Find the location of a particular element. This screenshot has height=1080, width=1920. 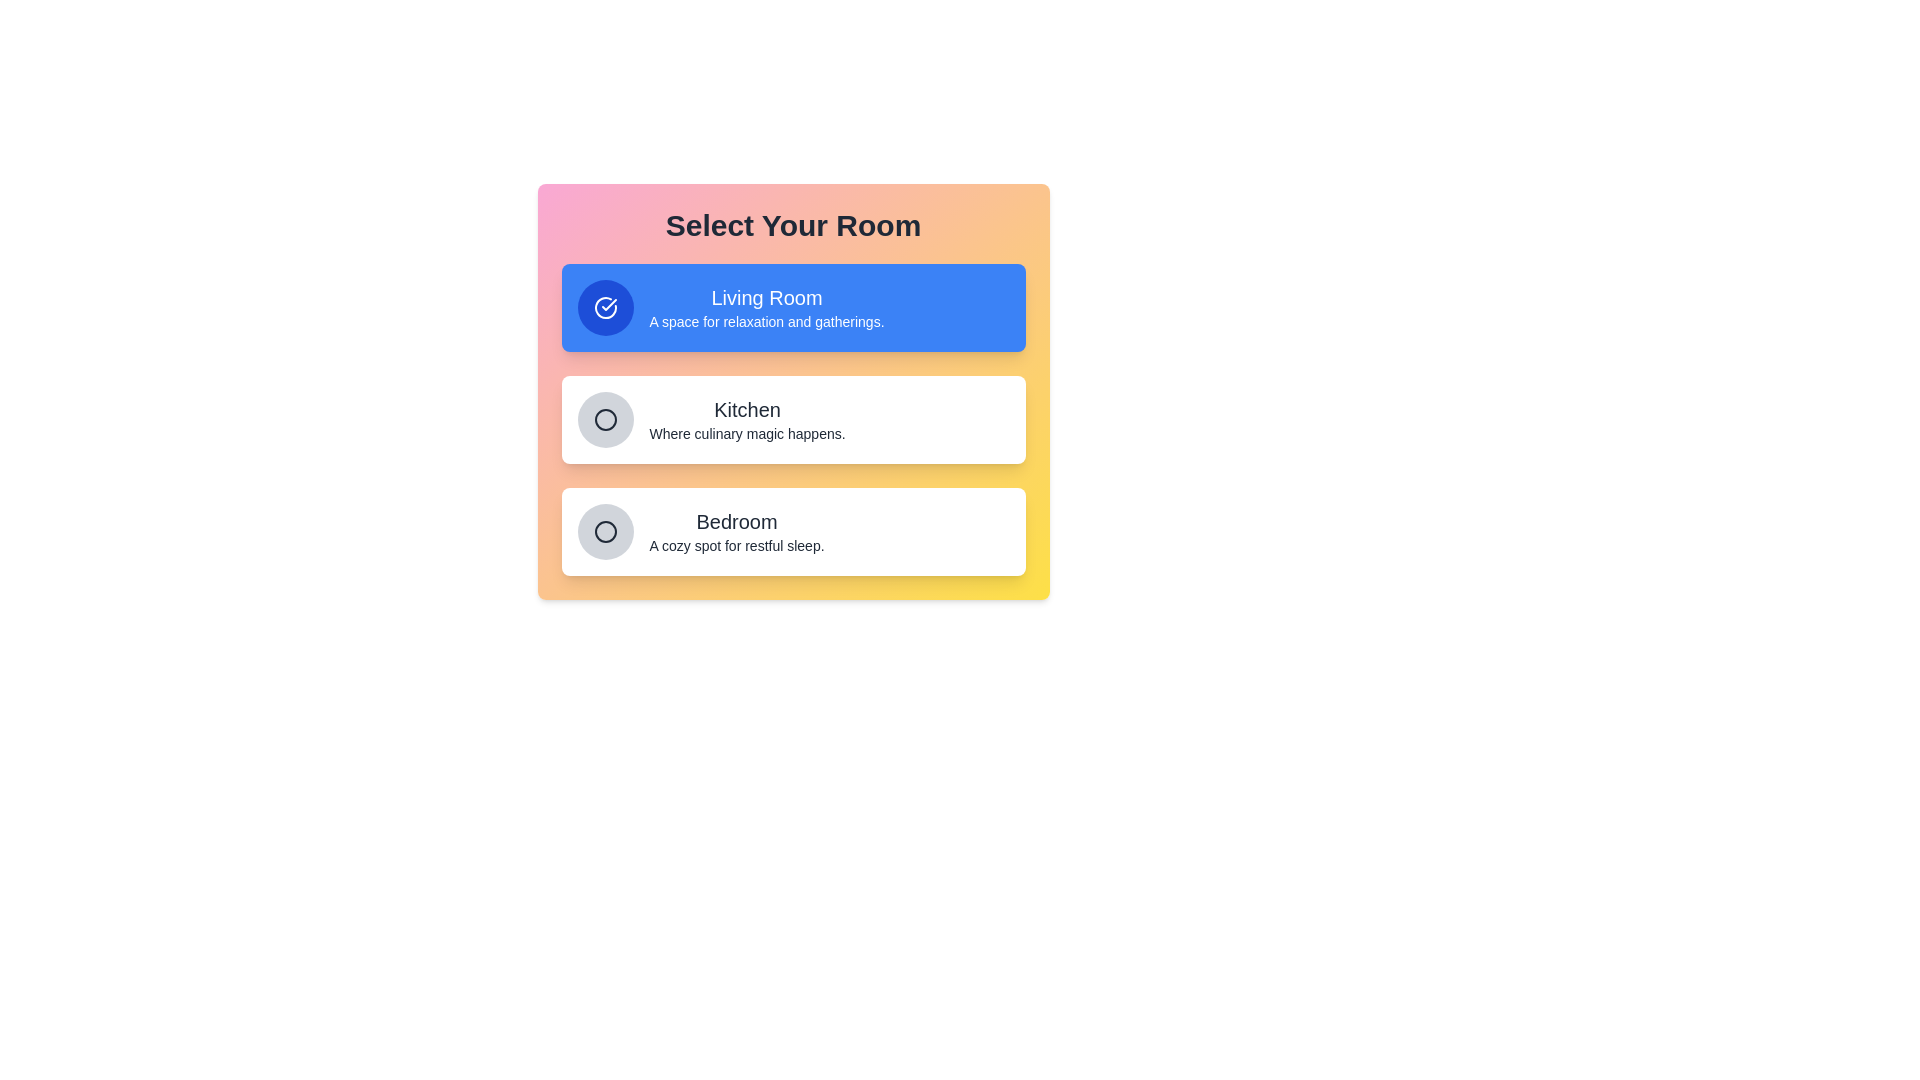

the check icon indicating that 'Living Room' is the currently selected option, which is positioned inside a circular blue background on the left side of the option's text is located at coordinates (604, 308).